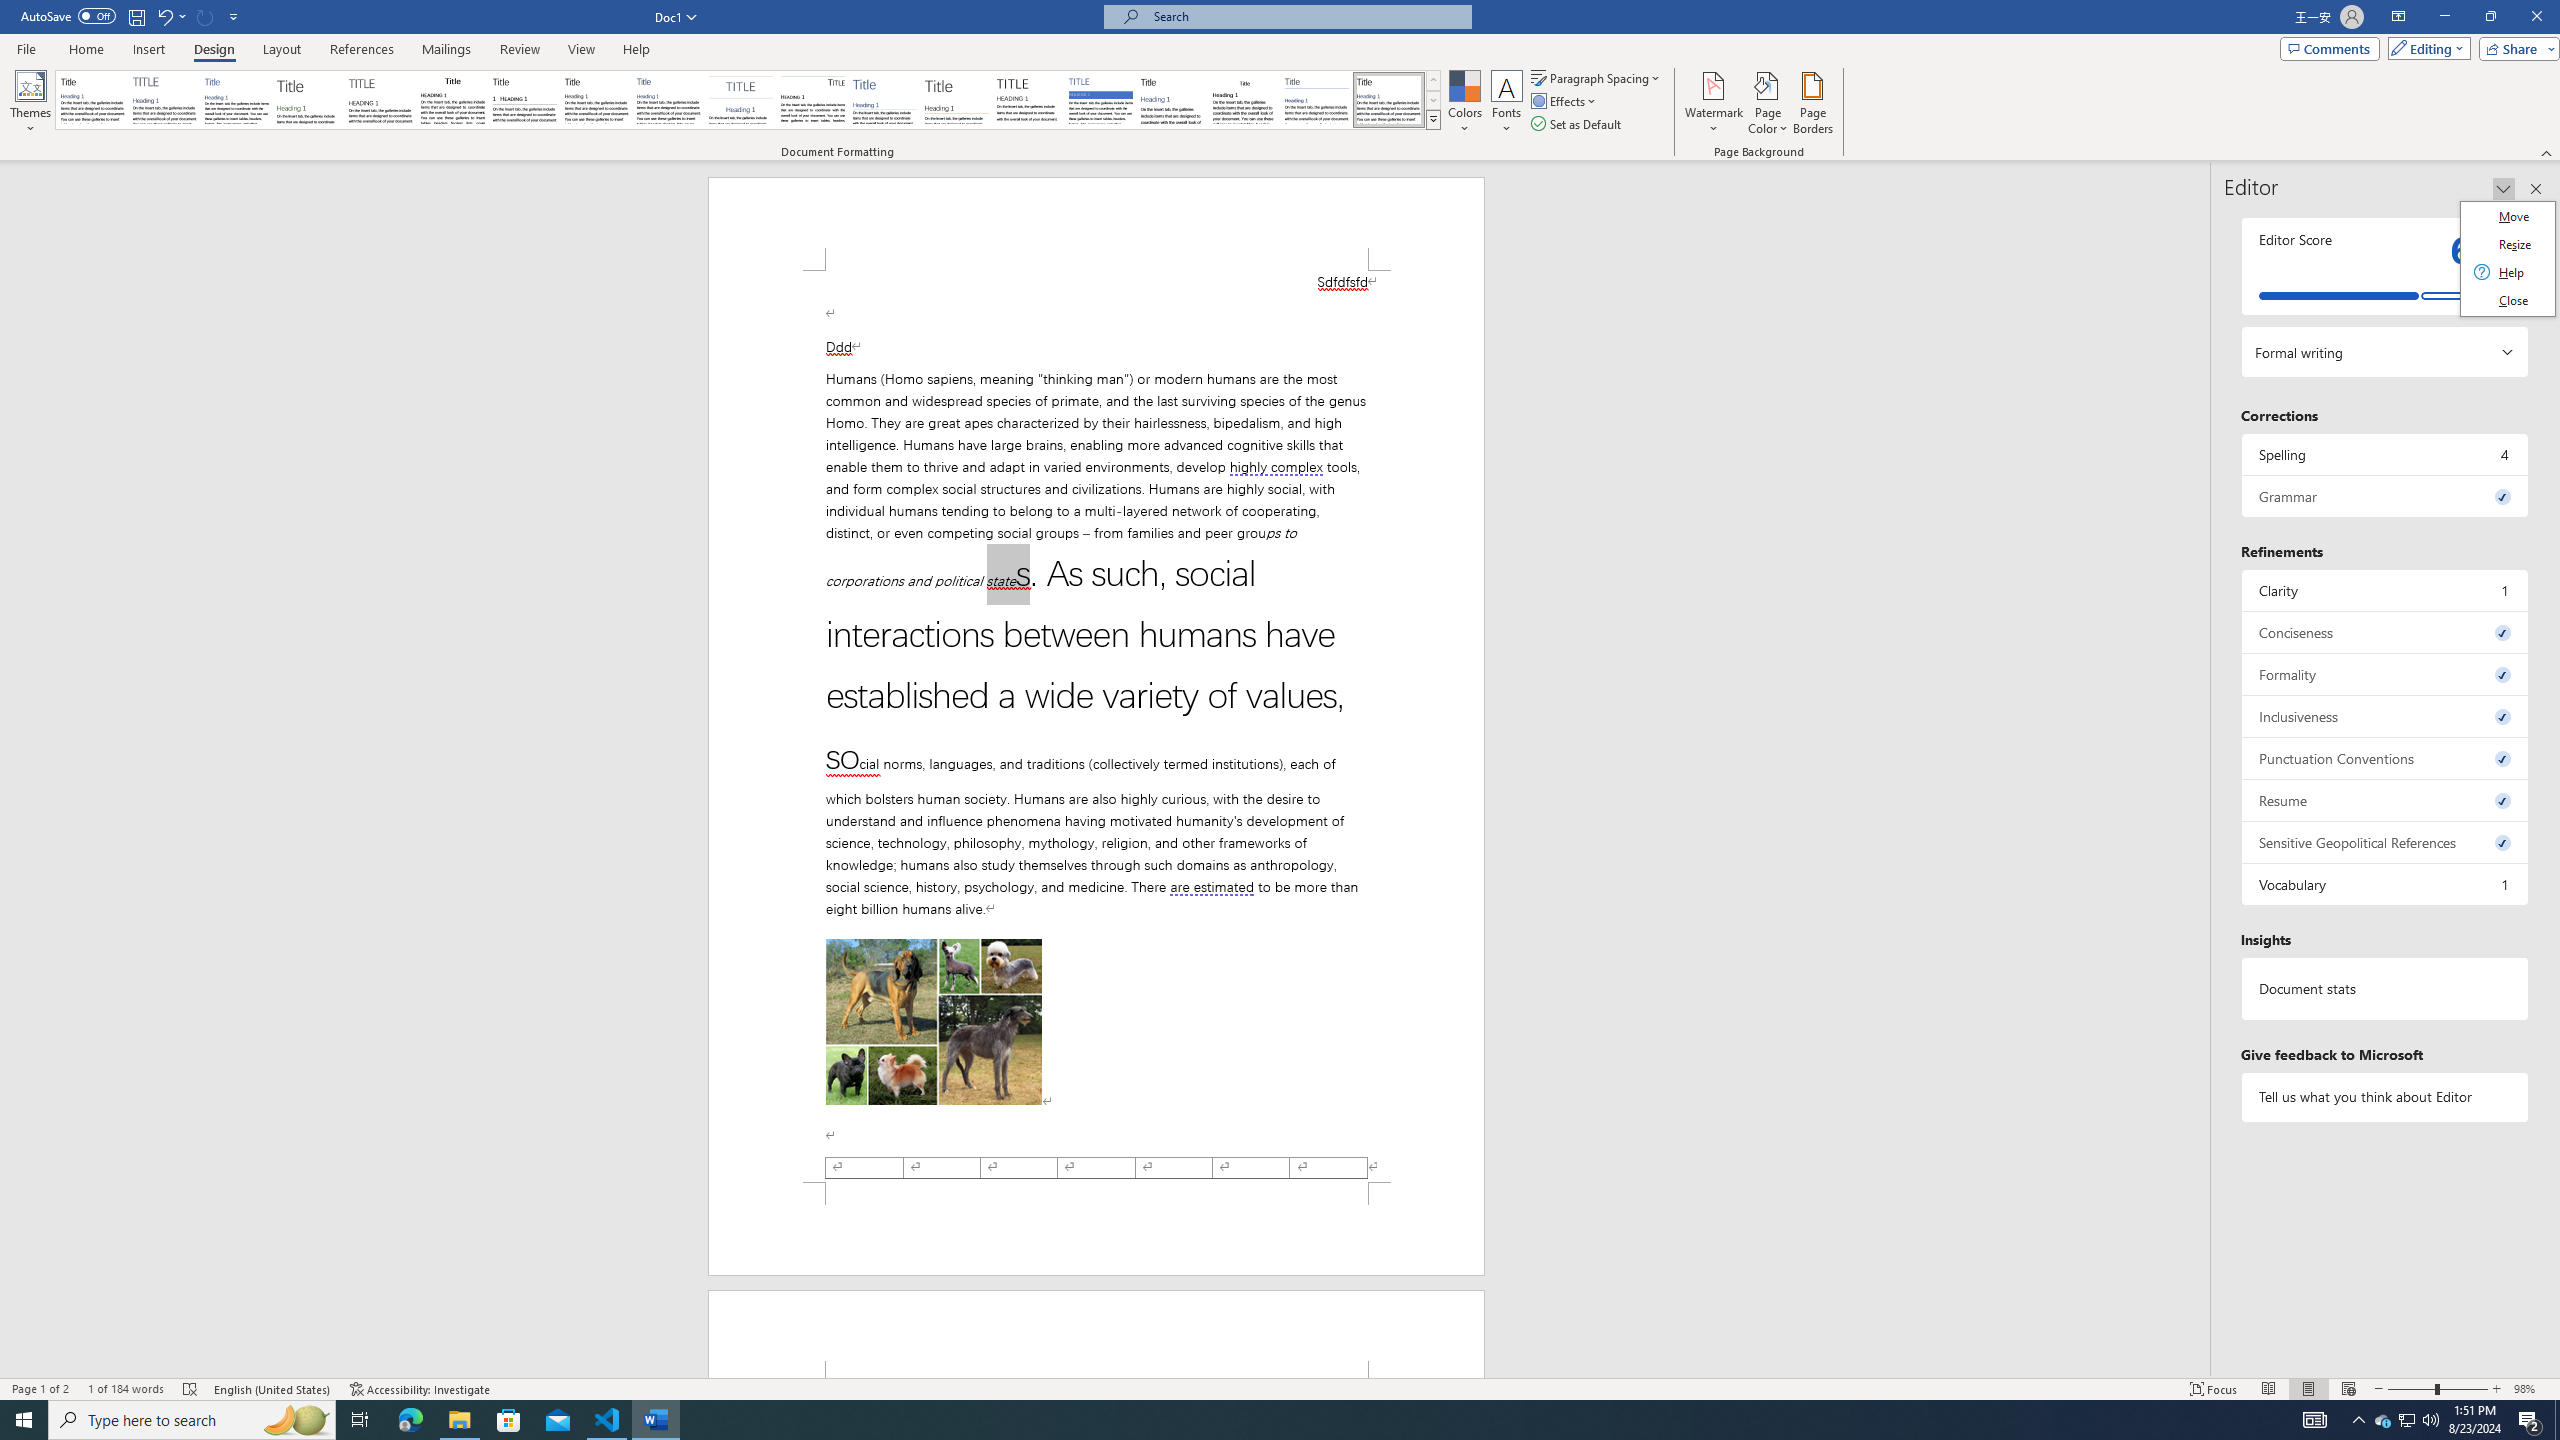 This screenshot has height=1440, width=2560. Describe the element at coordinates (2507, 258) in the screenshot. I see `'Class: Net UI Tool Window'` at that location.